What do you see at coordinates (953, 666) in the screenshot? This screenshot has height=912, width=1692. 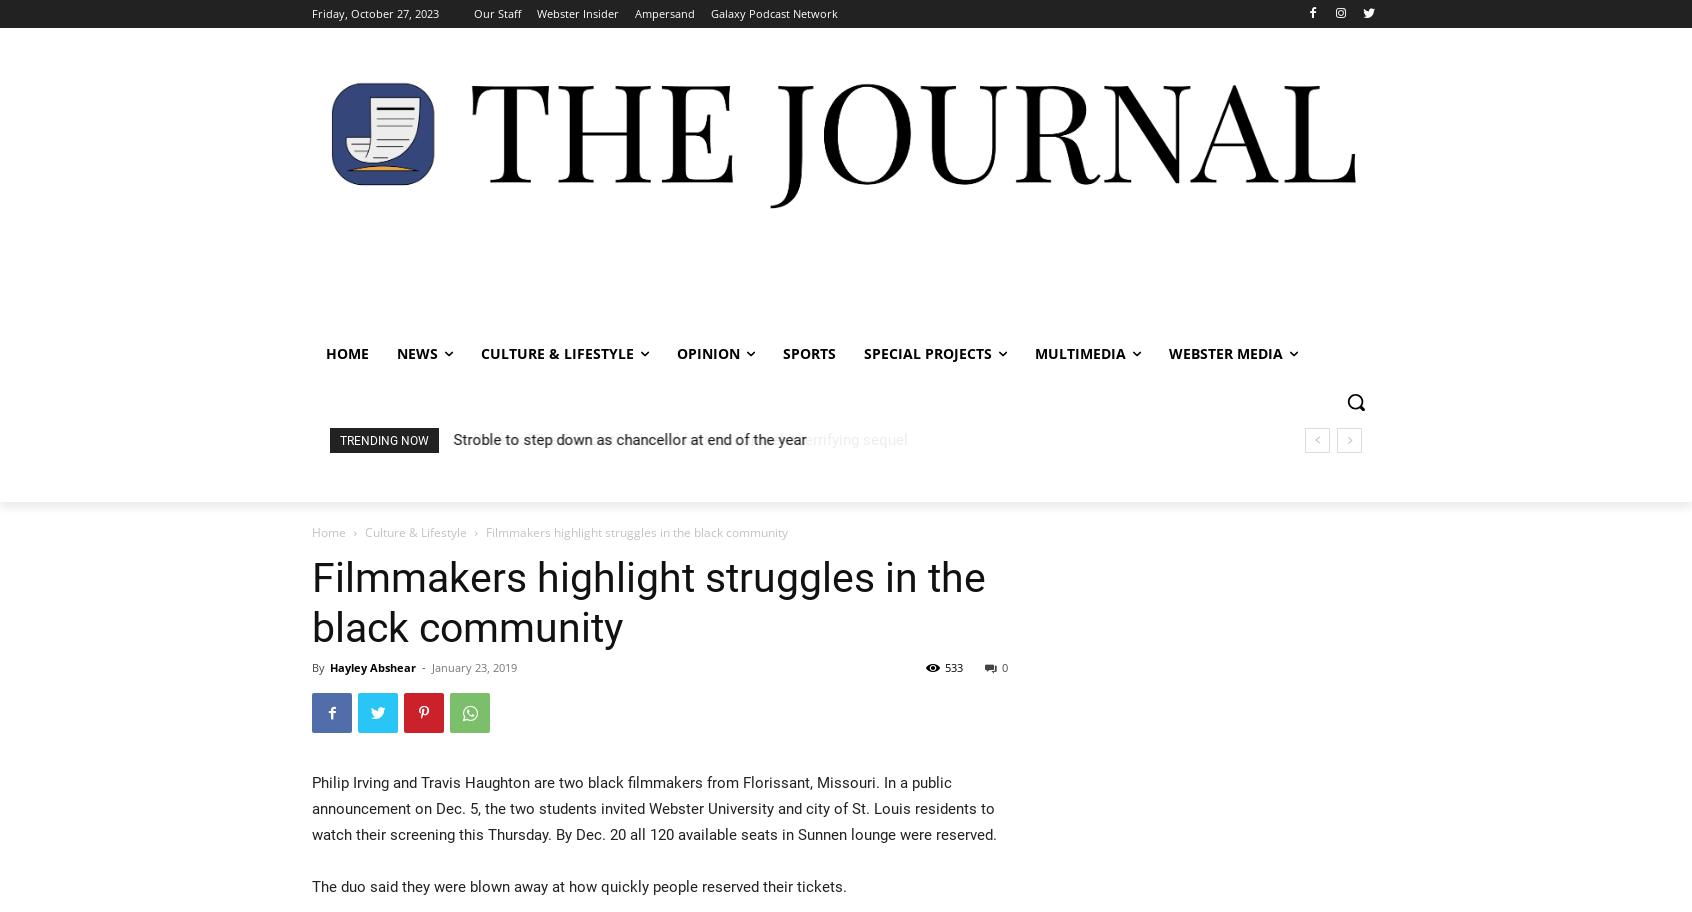 I see `'533'` at bounding box center [953, 666].